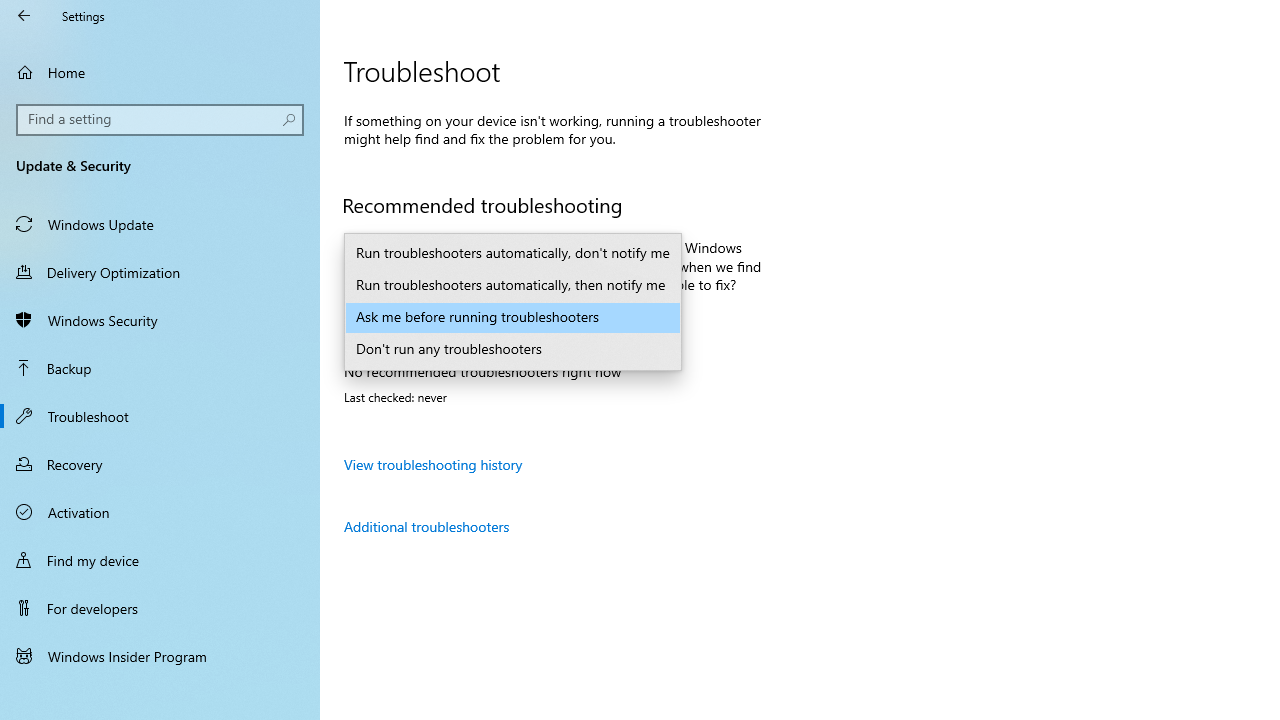 This screenshot has width=1280, height=720. What do you see at coordinates (160, 223) in the screenshot?
I see `'Windows Update'` at bounding box center [160, 223].